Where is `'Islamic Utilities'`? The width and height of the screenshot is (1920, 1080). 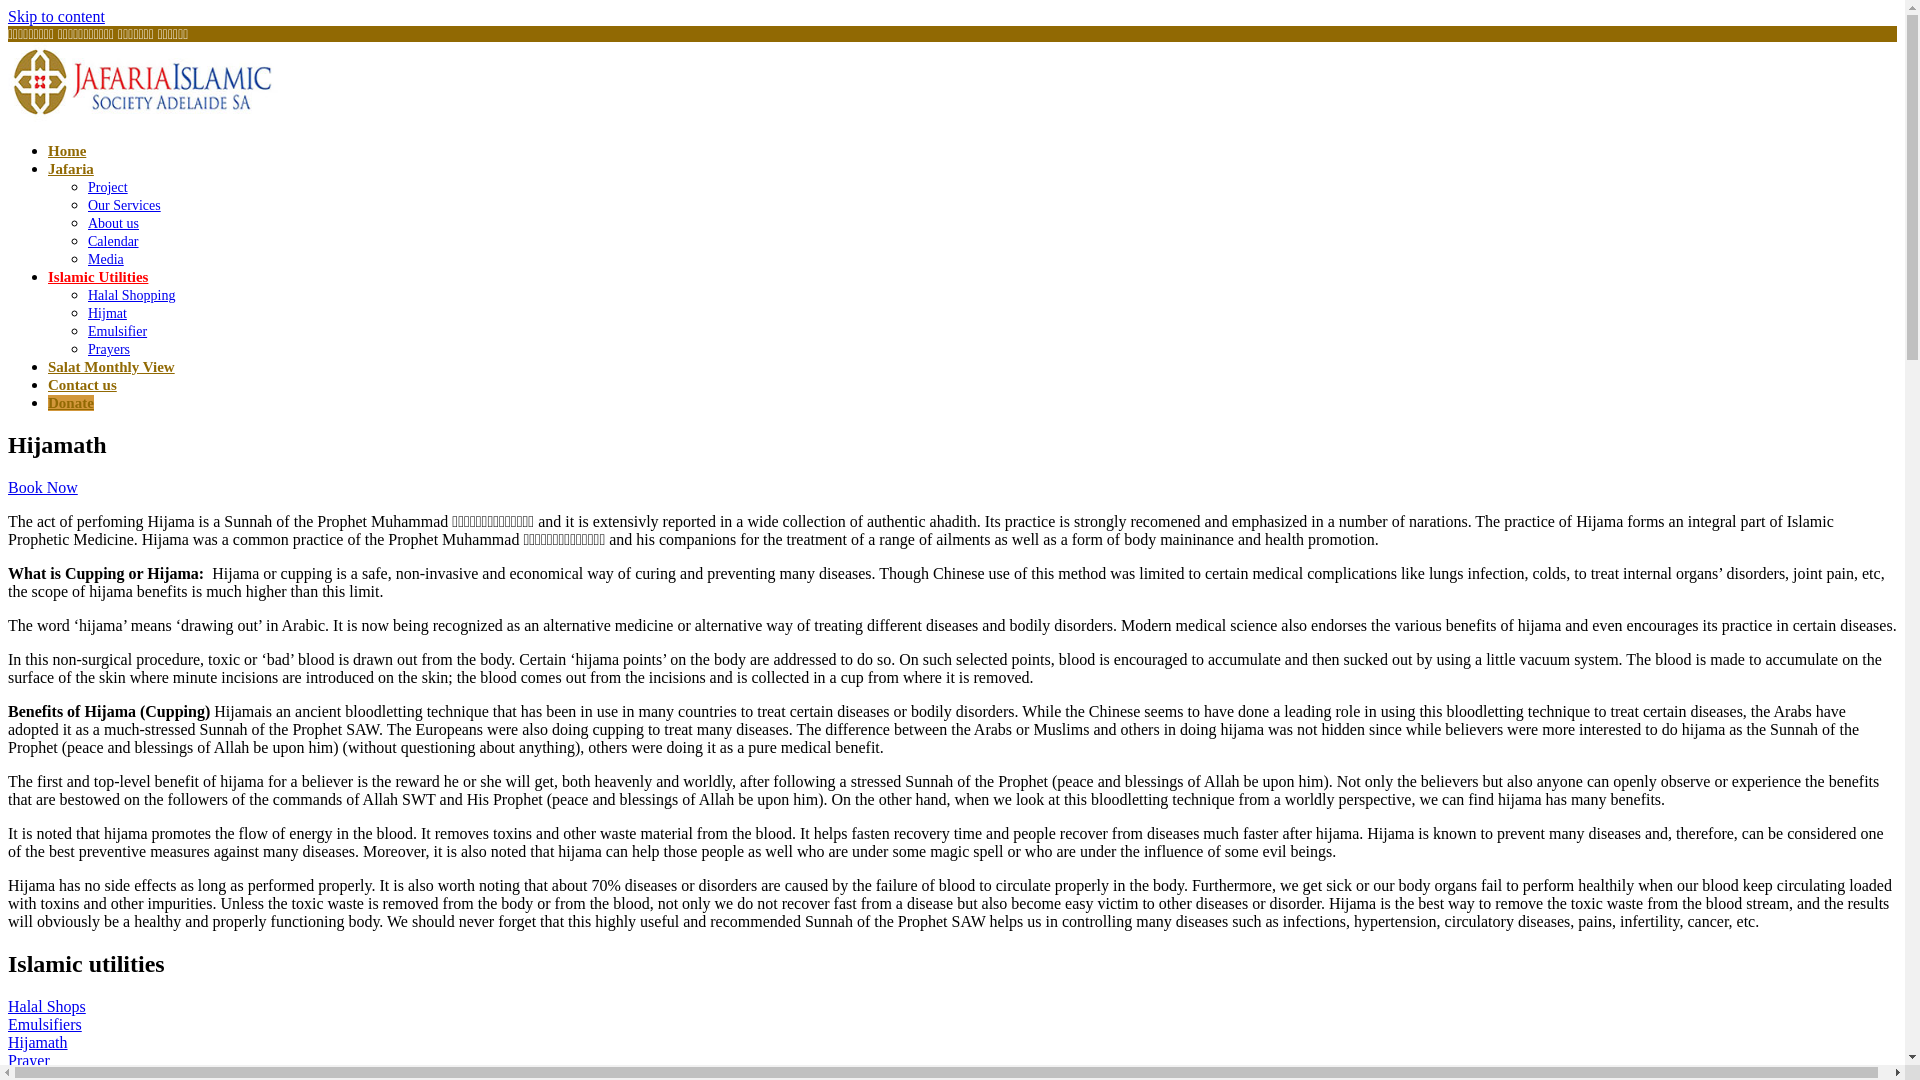
'Islamic Utilities' is located at coordinates (96, 277).